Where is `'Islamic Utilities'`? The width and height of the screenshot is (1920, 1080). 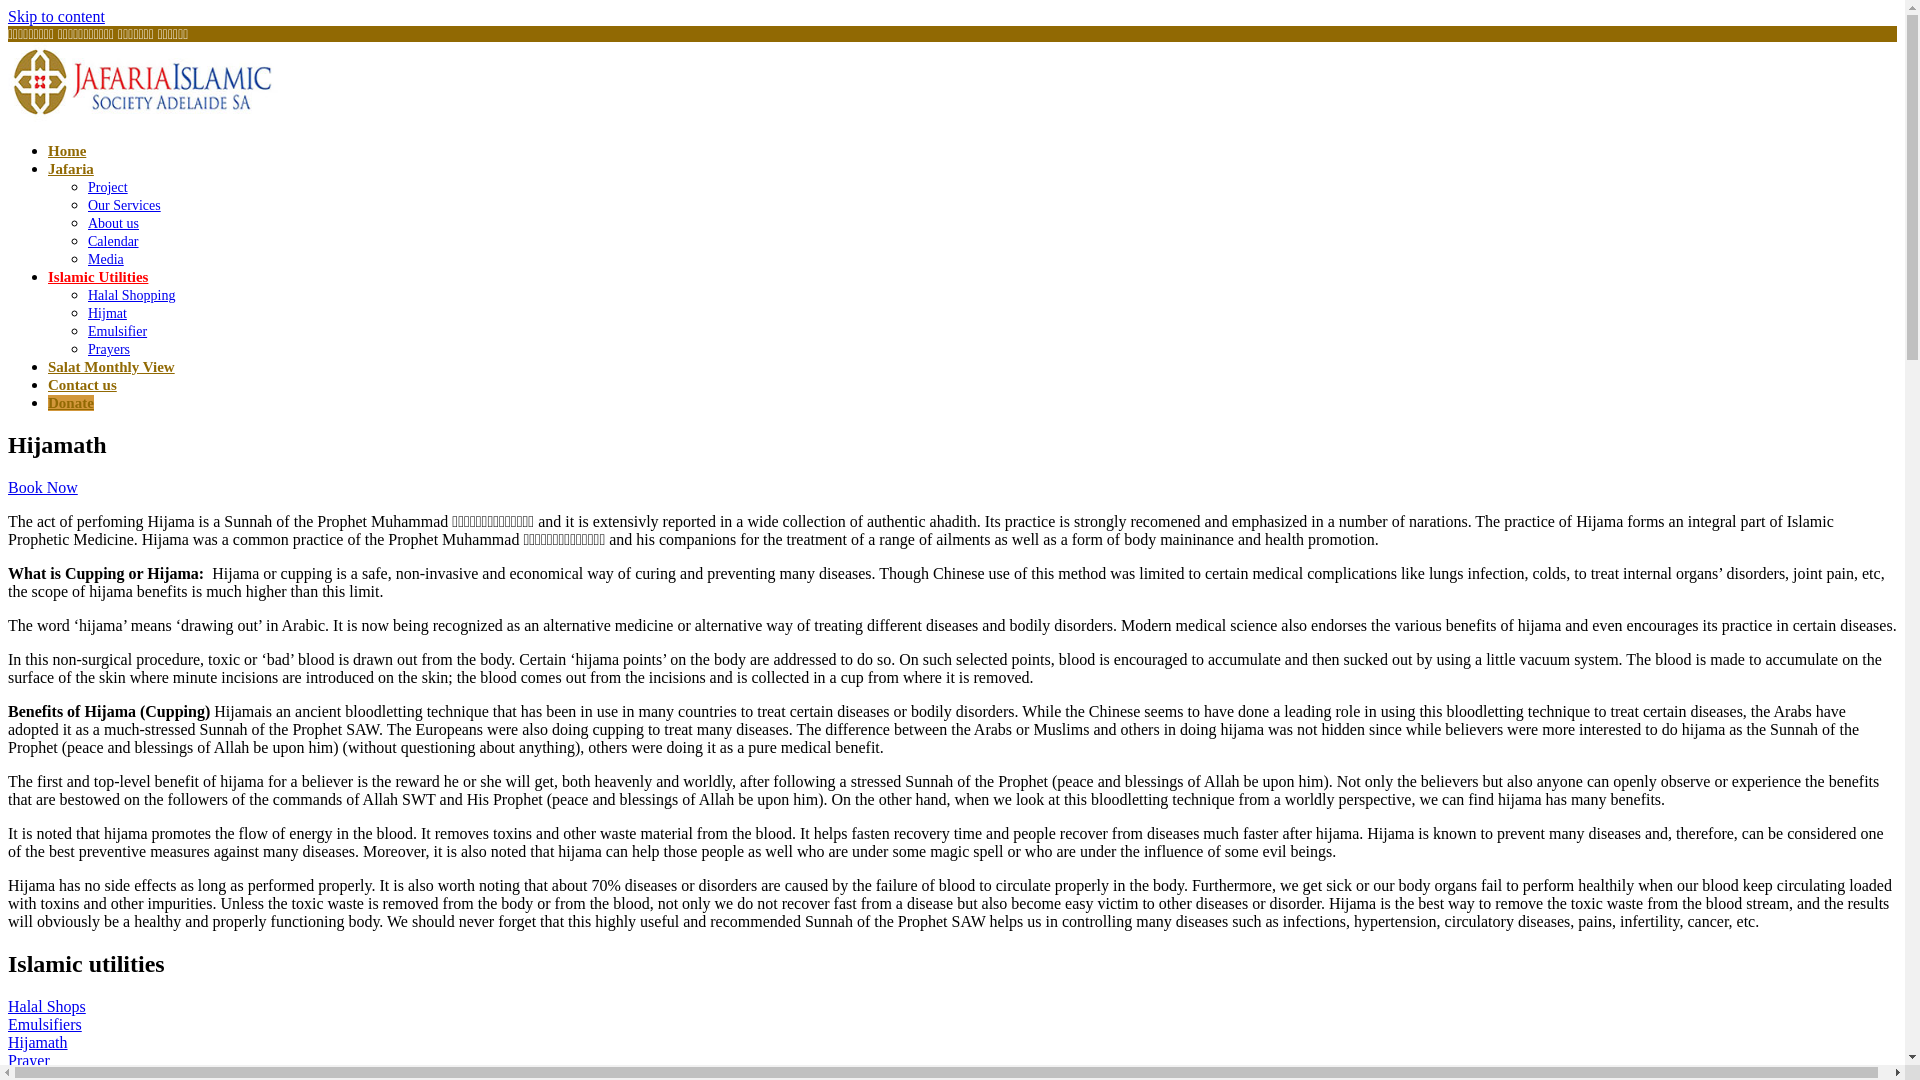
'Islamic Utilities' is located at coordinates (96, 277).